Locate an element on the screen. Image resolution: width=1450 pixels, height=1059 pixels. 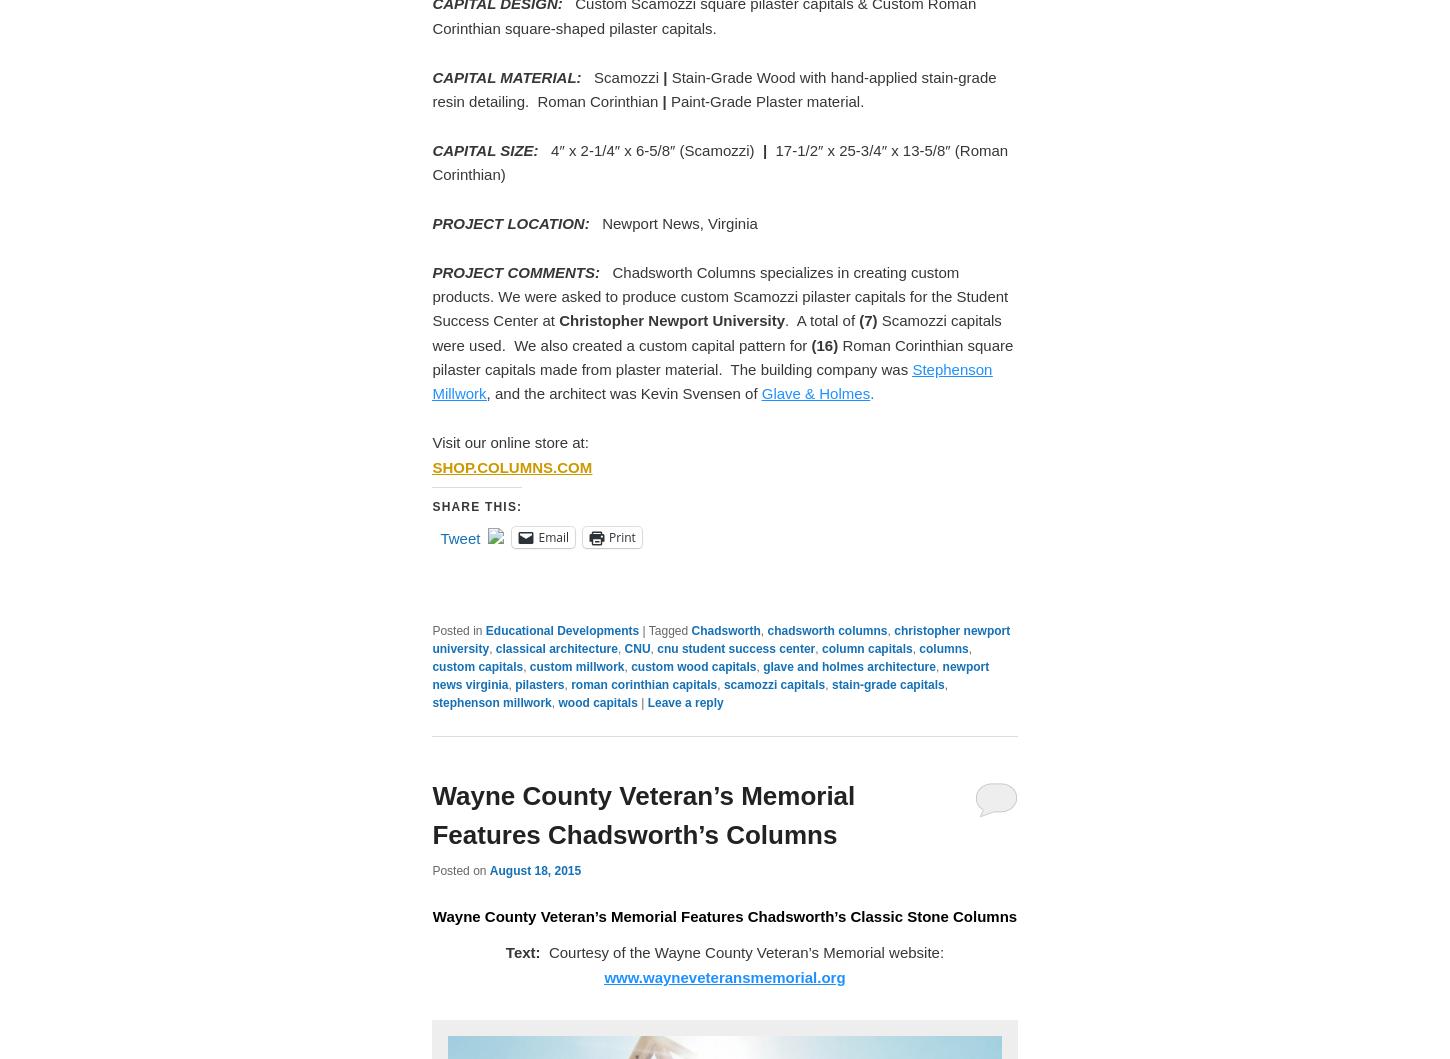
'(16)' is located at coordinates (810, 343).